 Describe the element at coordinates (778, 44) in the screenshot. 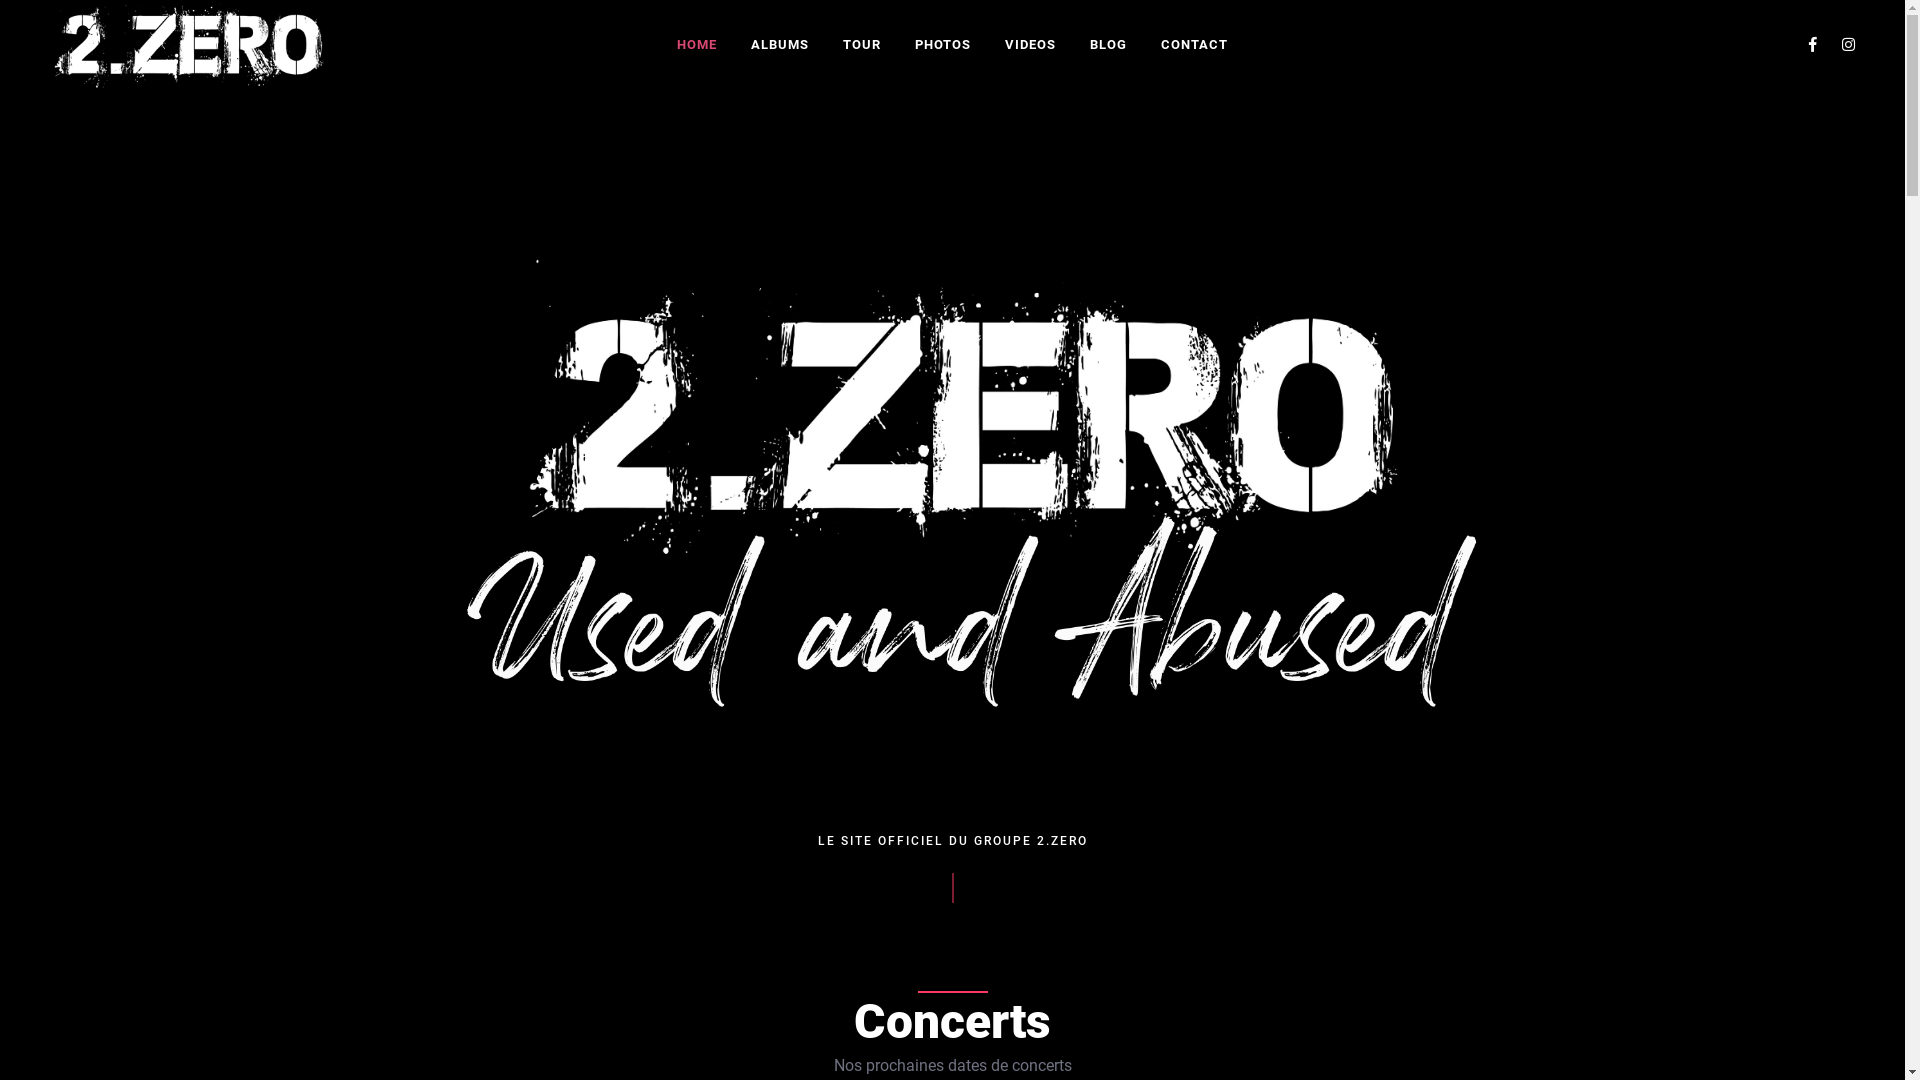

I see `'ALBUMS'` at that location.